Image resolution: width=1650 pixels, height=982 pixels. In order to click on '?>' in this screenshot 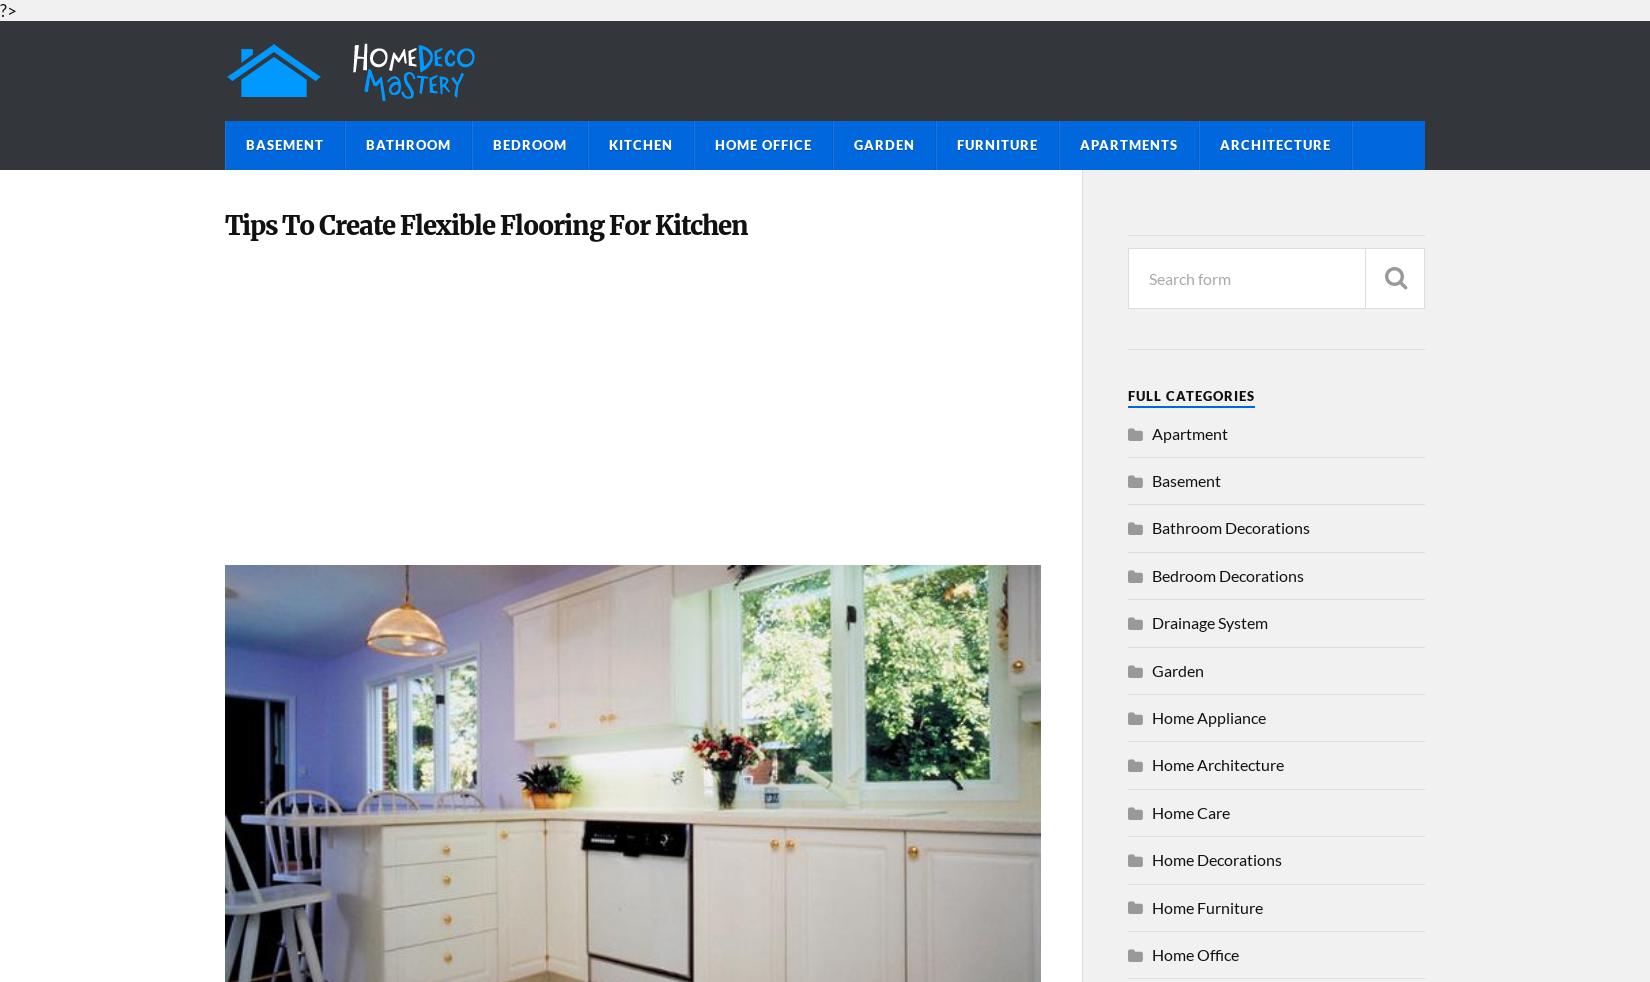, I will do `click(8, 9)`.